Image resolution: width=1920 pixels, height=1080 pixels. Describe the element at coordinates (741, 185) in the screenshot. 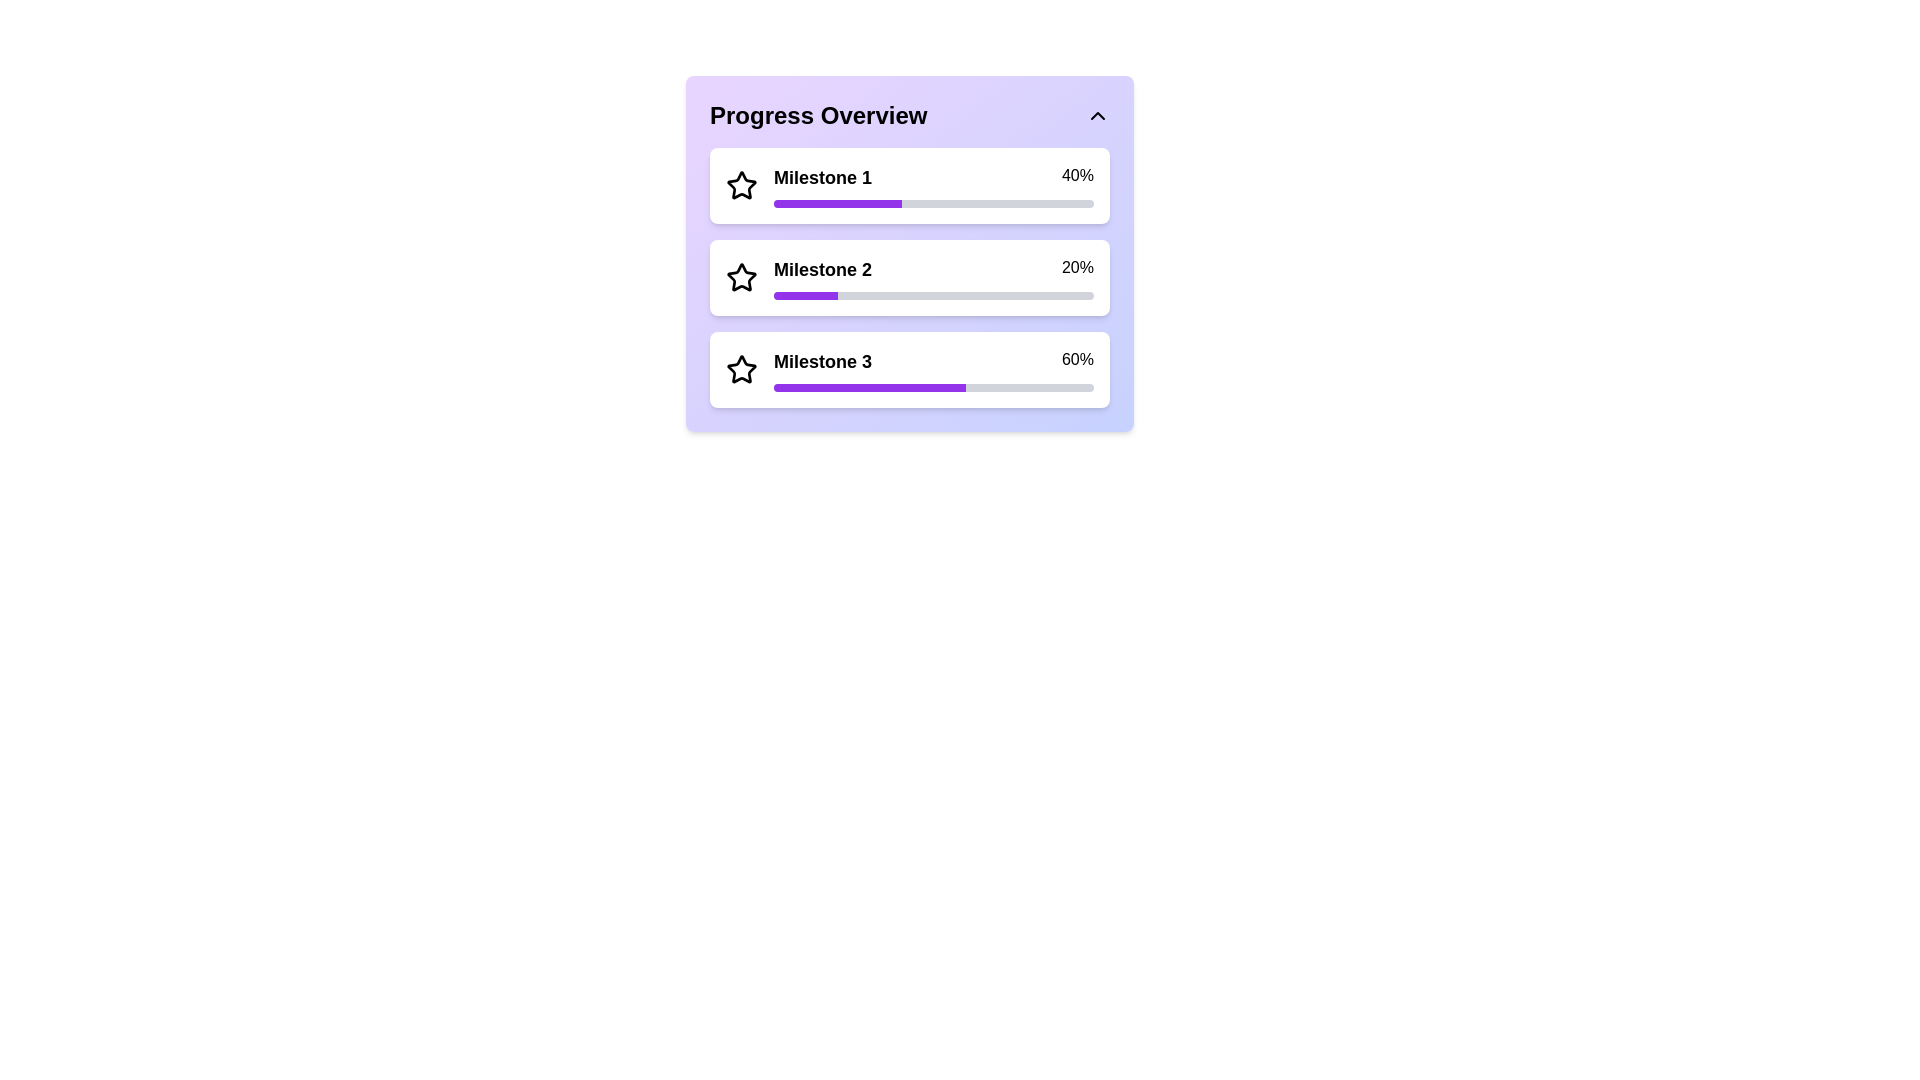

I see `the highlighted star icon in the topmost milestone block of the 'Progress Overview' section` at that location.